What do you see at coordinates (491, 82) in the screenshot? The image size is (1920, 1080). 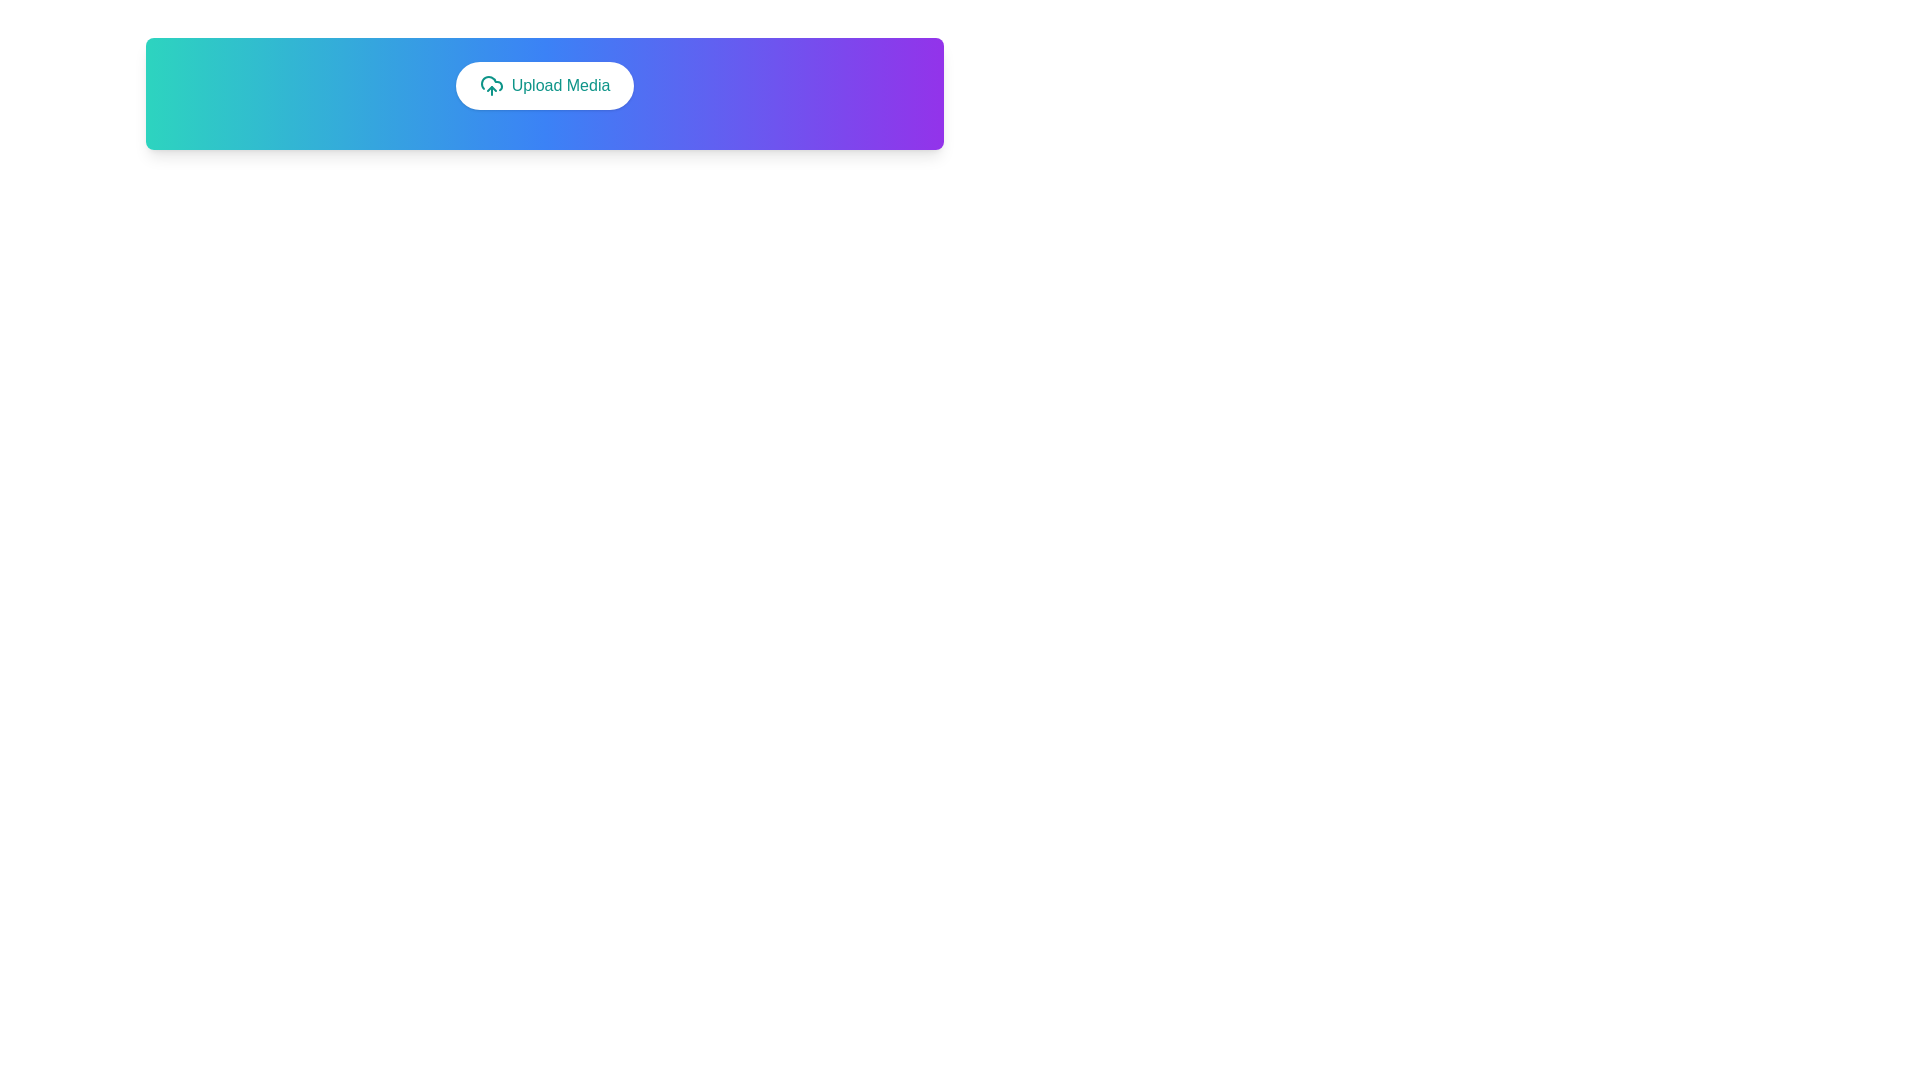 I see `the curved line forming part of the cloud shape in the upload icon, located to the left of the 'Upload Media' text button` at bounding box center [491, 82].